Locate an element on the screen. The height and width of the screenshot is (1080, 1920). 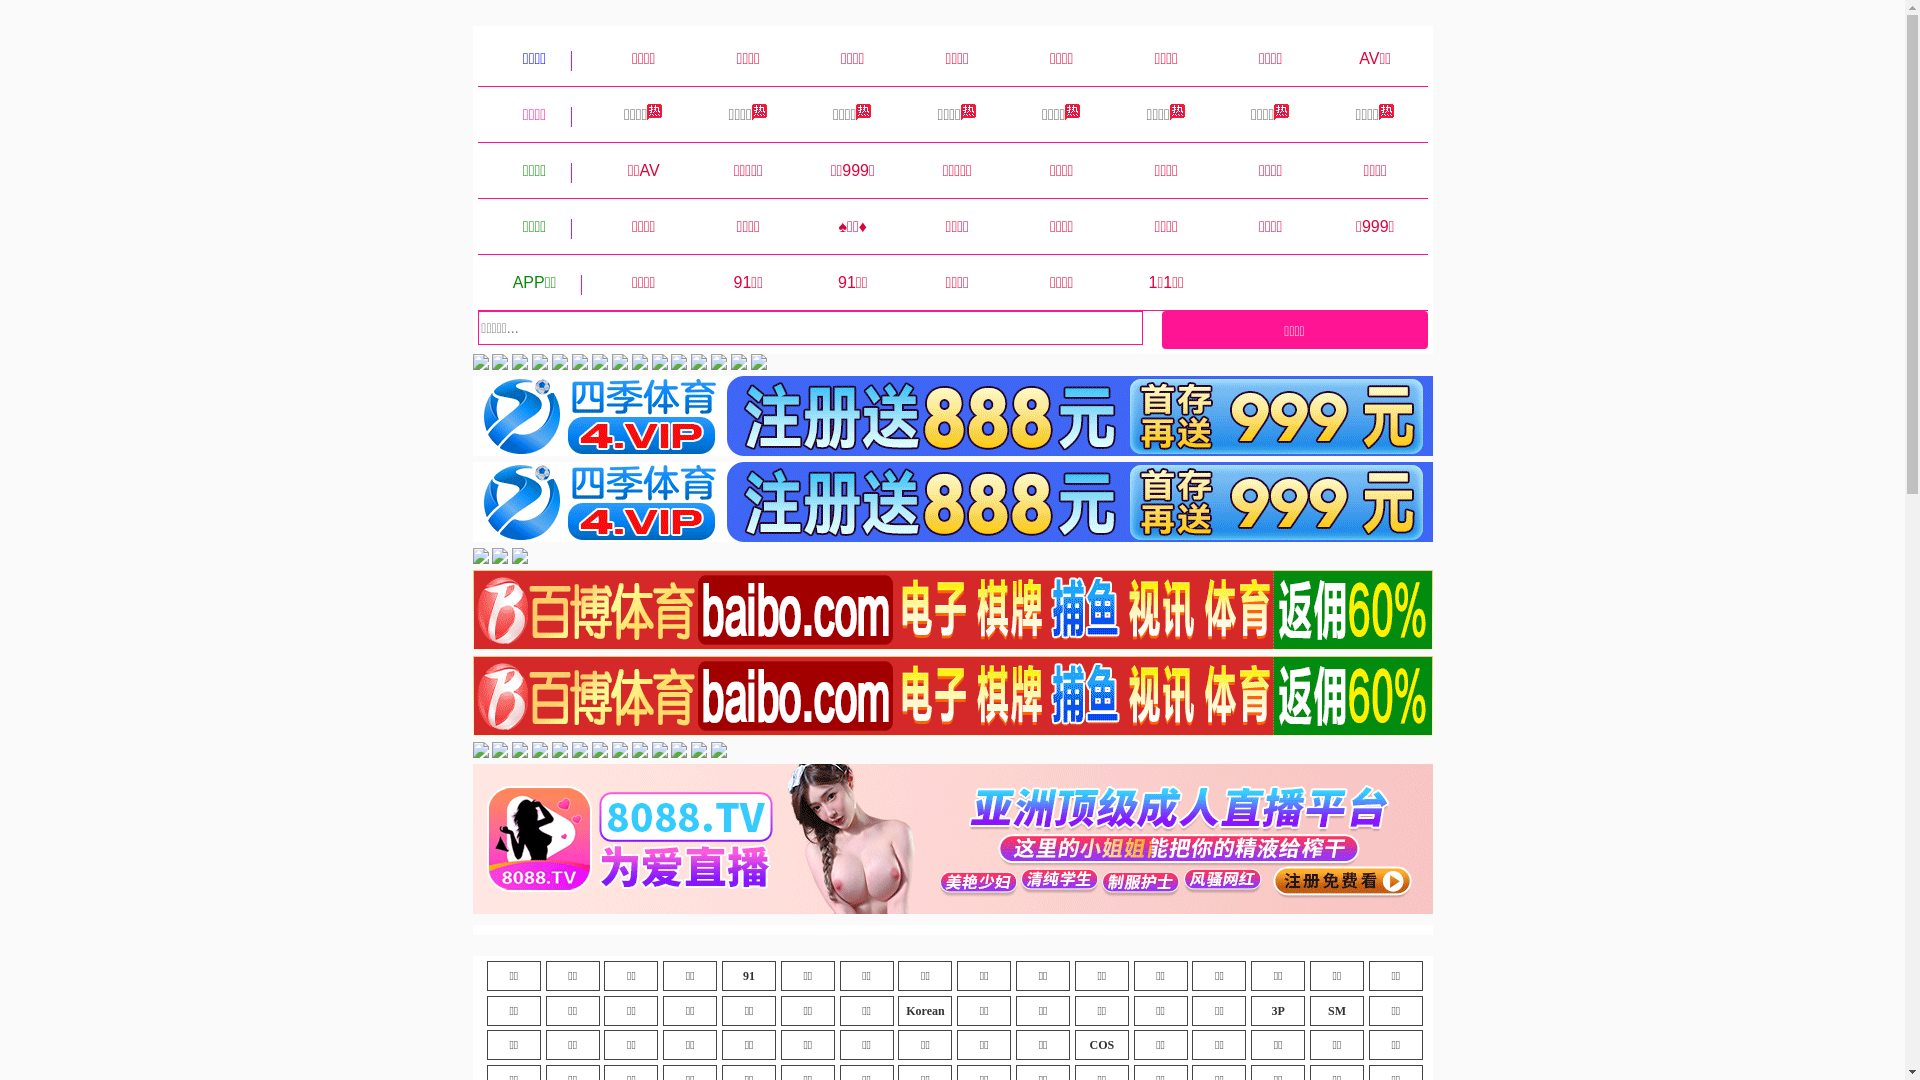
'Korean' is located at coordinates (924, 1010).